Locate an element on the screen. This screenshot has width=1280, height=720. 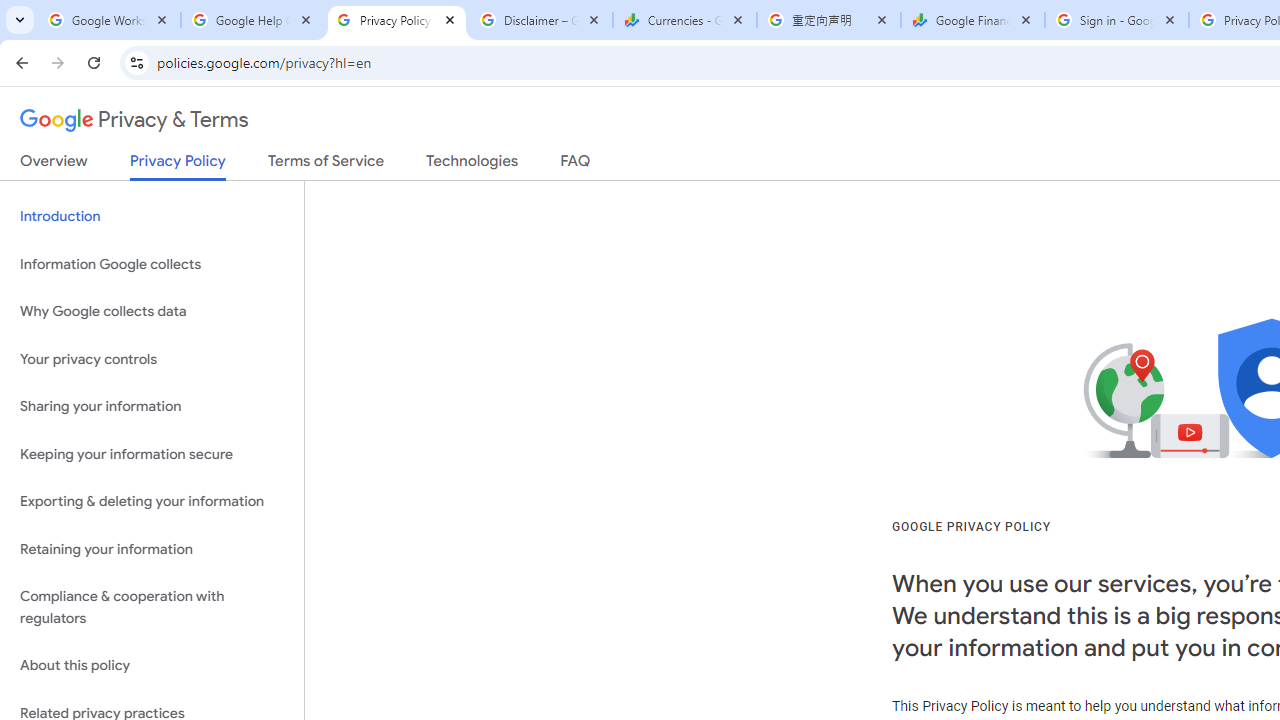
'Currencies - Google Finance' is located at coordinates (684, 20).